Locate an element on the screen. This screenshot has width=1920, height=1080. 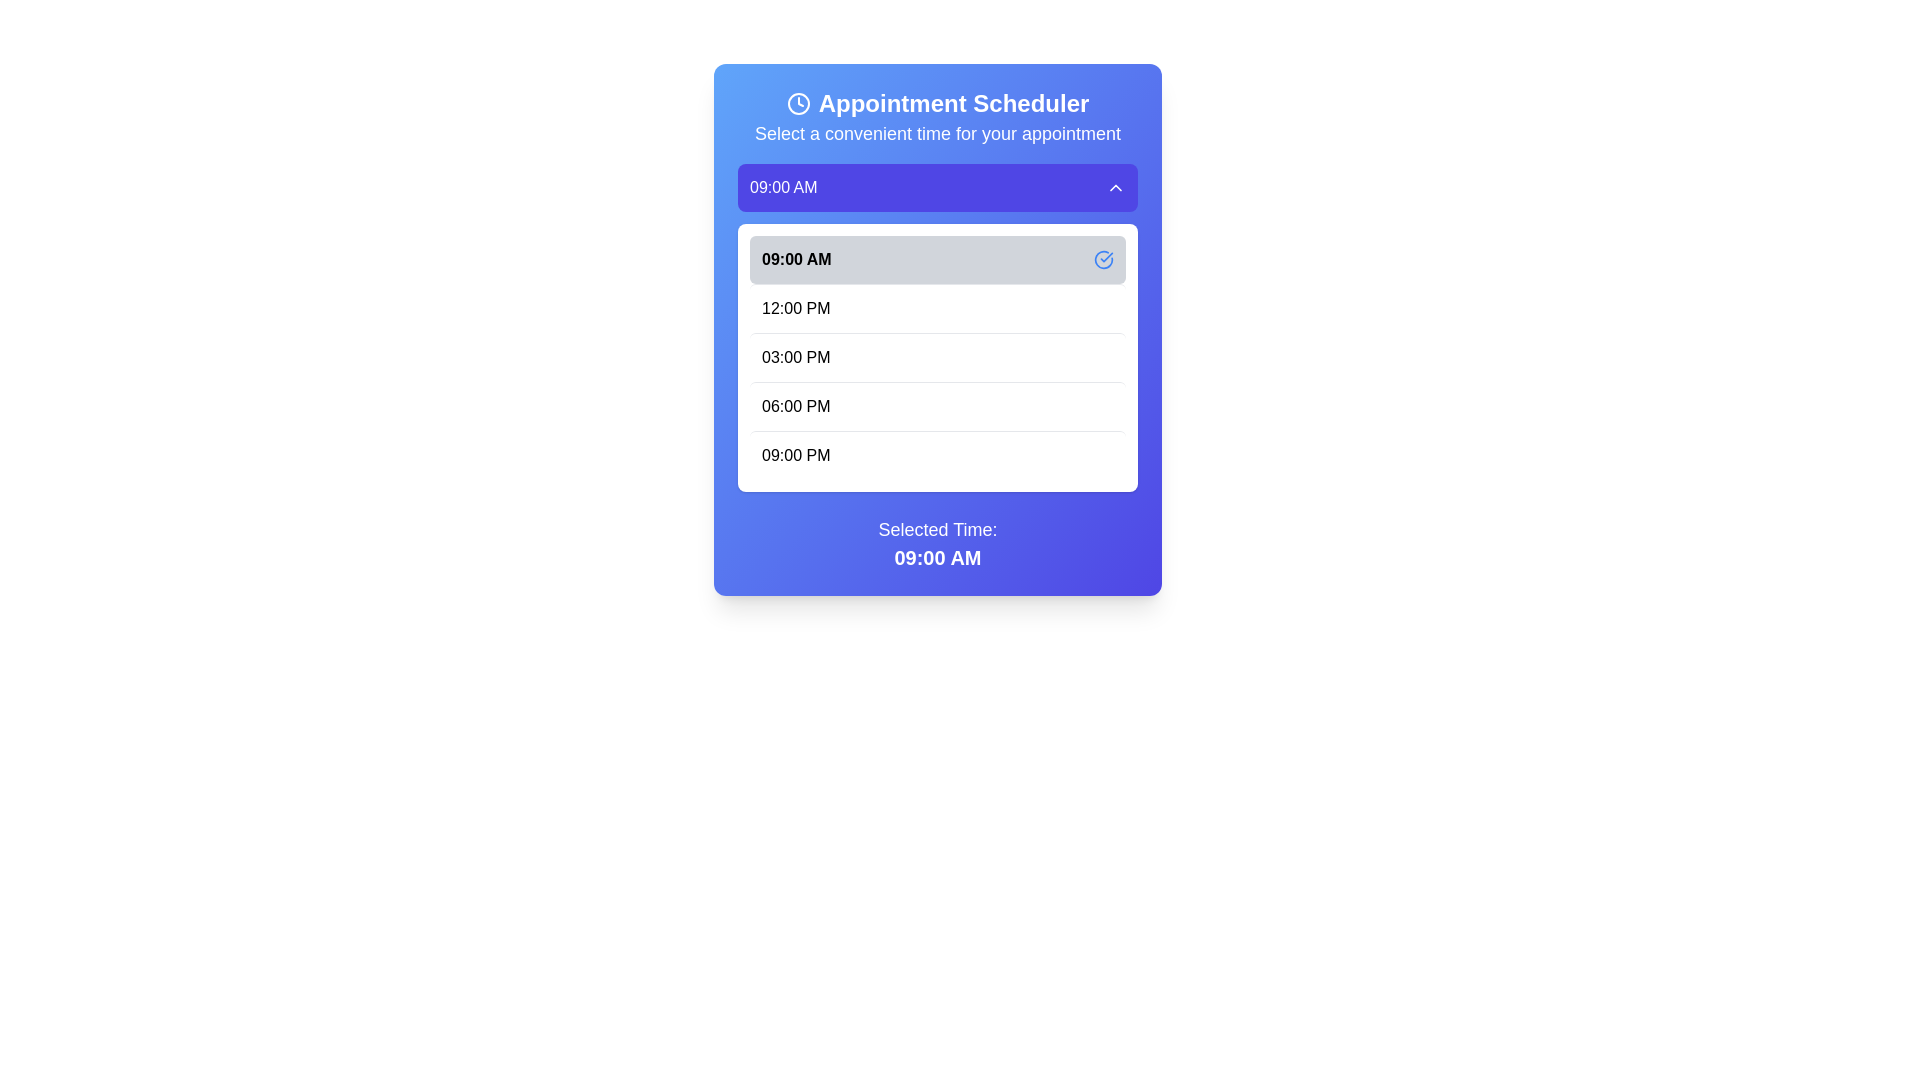
on the option item displaying '03:00 PM' is located at coordinates (936, 356).